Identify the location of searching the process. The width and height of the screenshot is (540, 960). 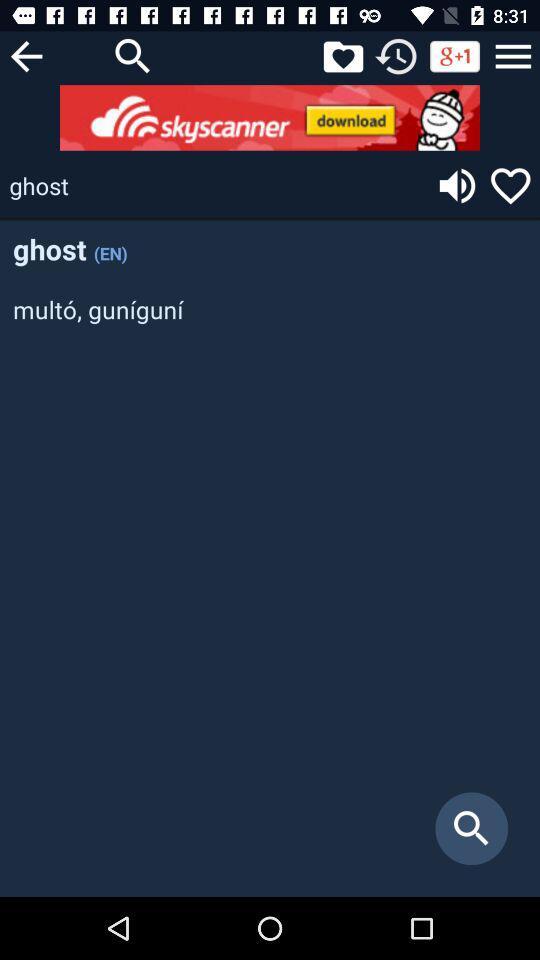
(133, 55).